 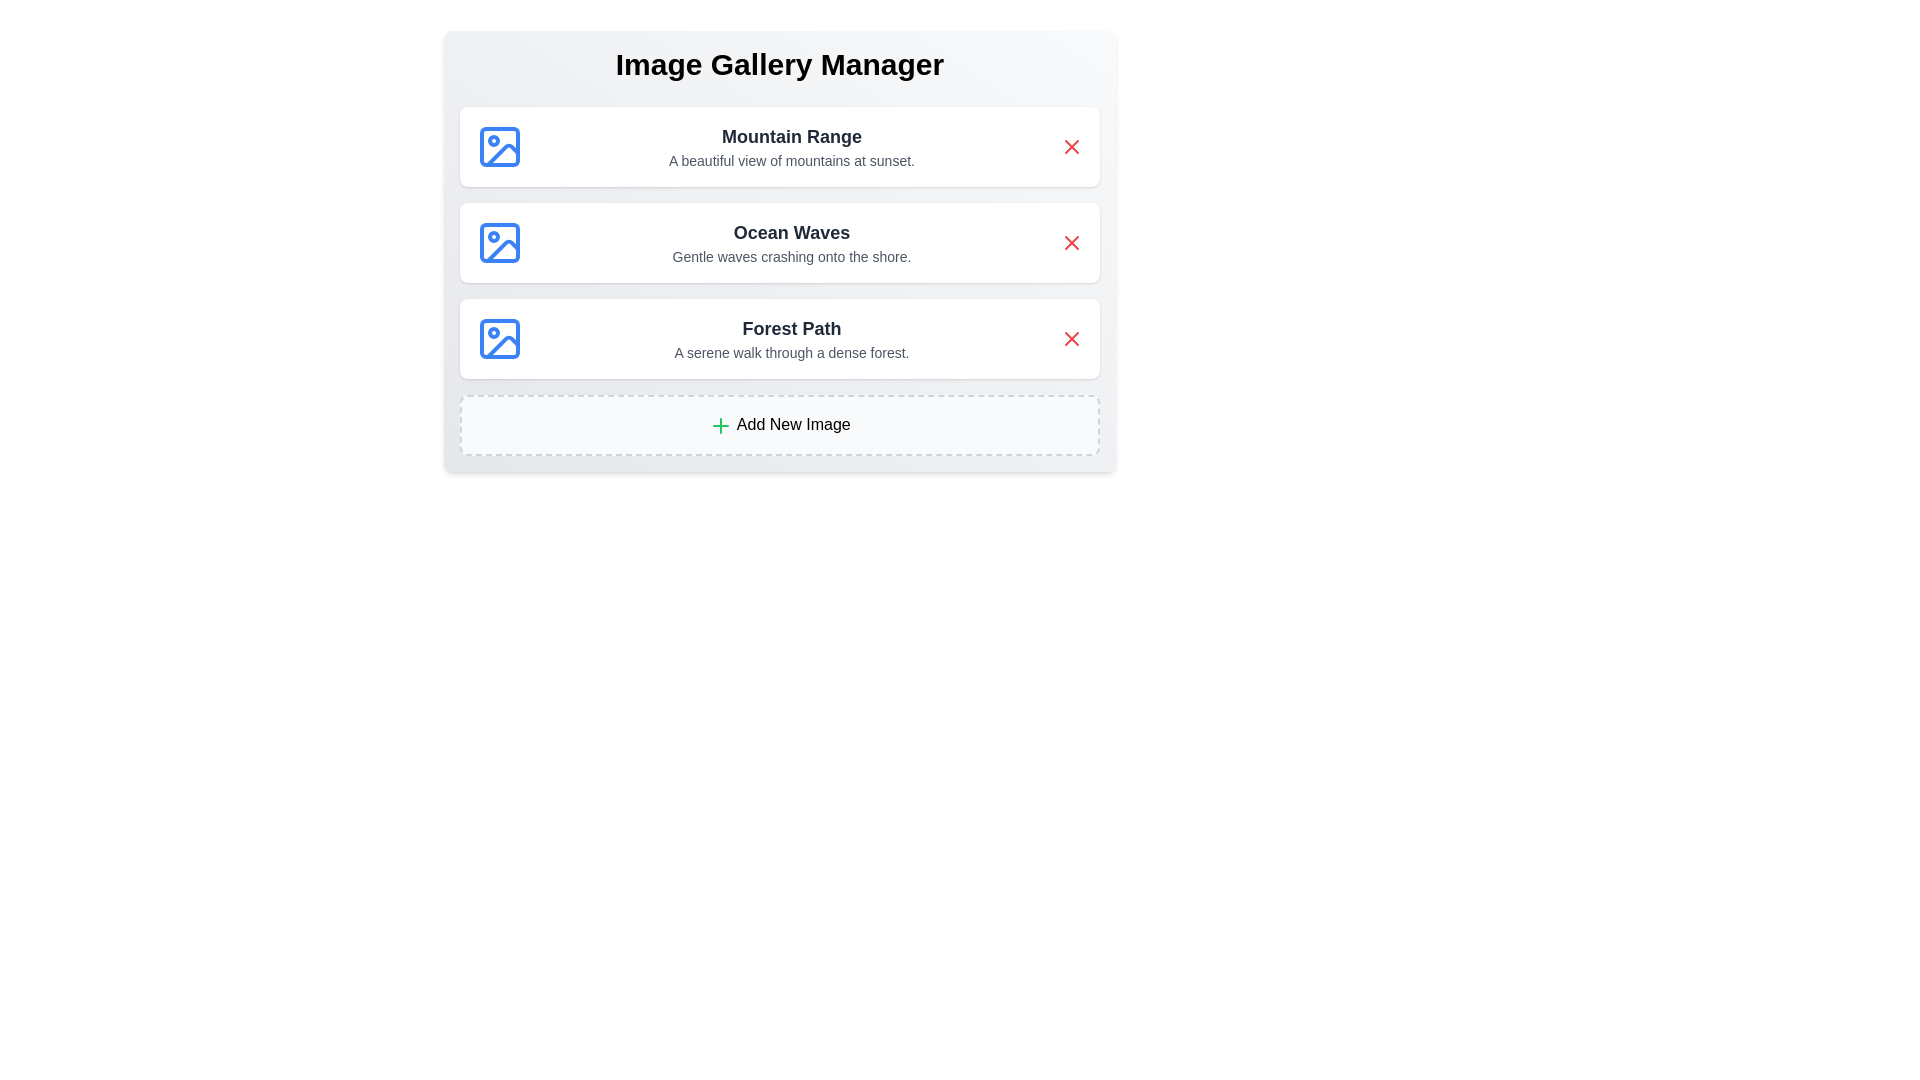 What do you see at coordinates (1070, 242) in the screenshot?
I see `the delete button for the image titled Ocean Waves` at bounding box center [1070, 242].